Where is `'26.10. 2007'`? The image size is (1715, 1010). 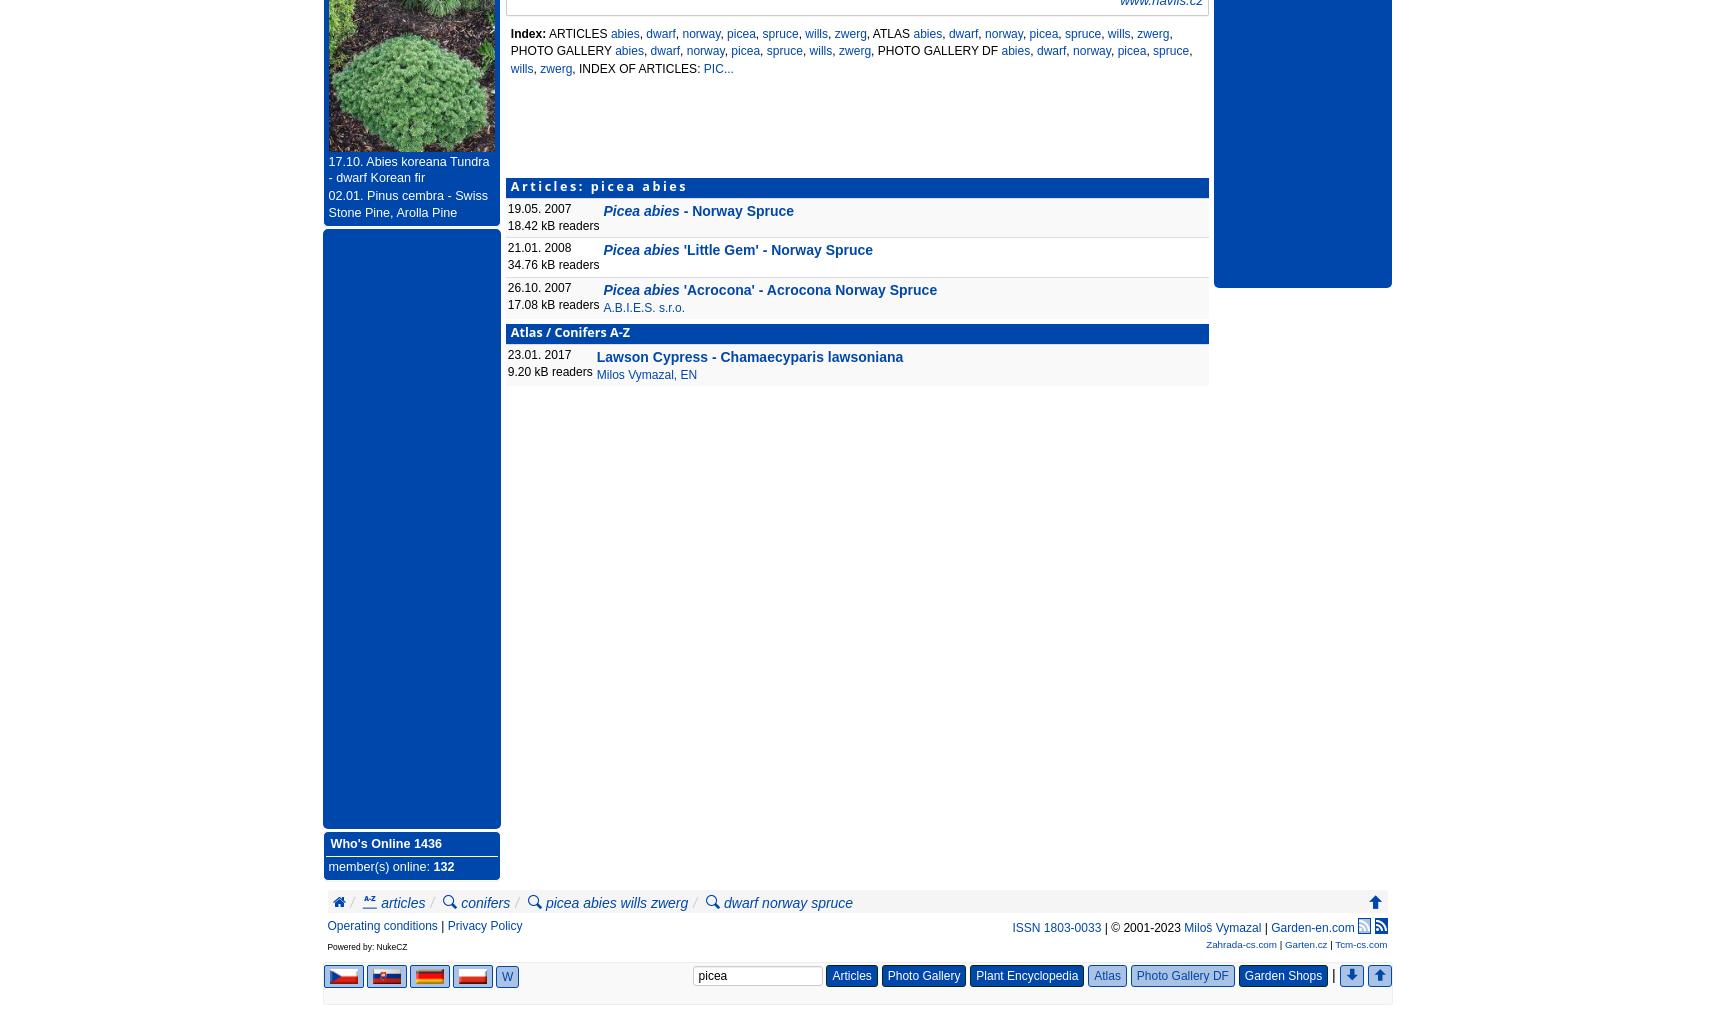 '26.10. 2007' is located at coordinates (538, 287).